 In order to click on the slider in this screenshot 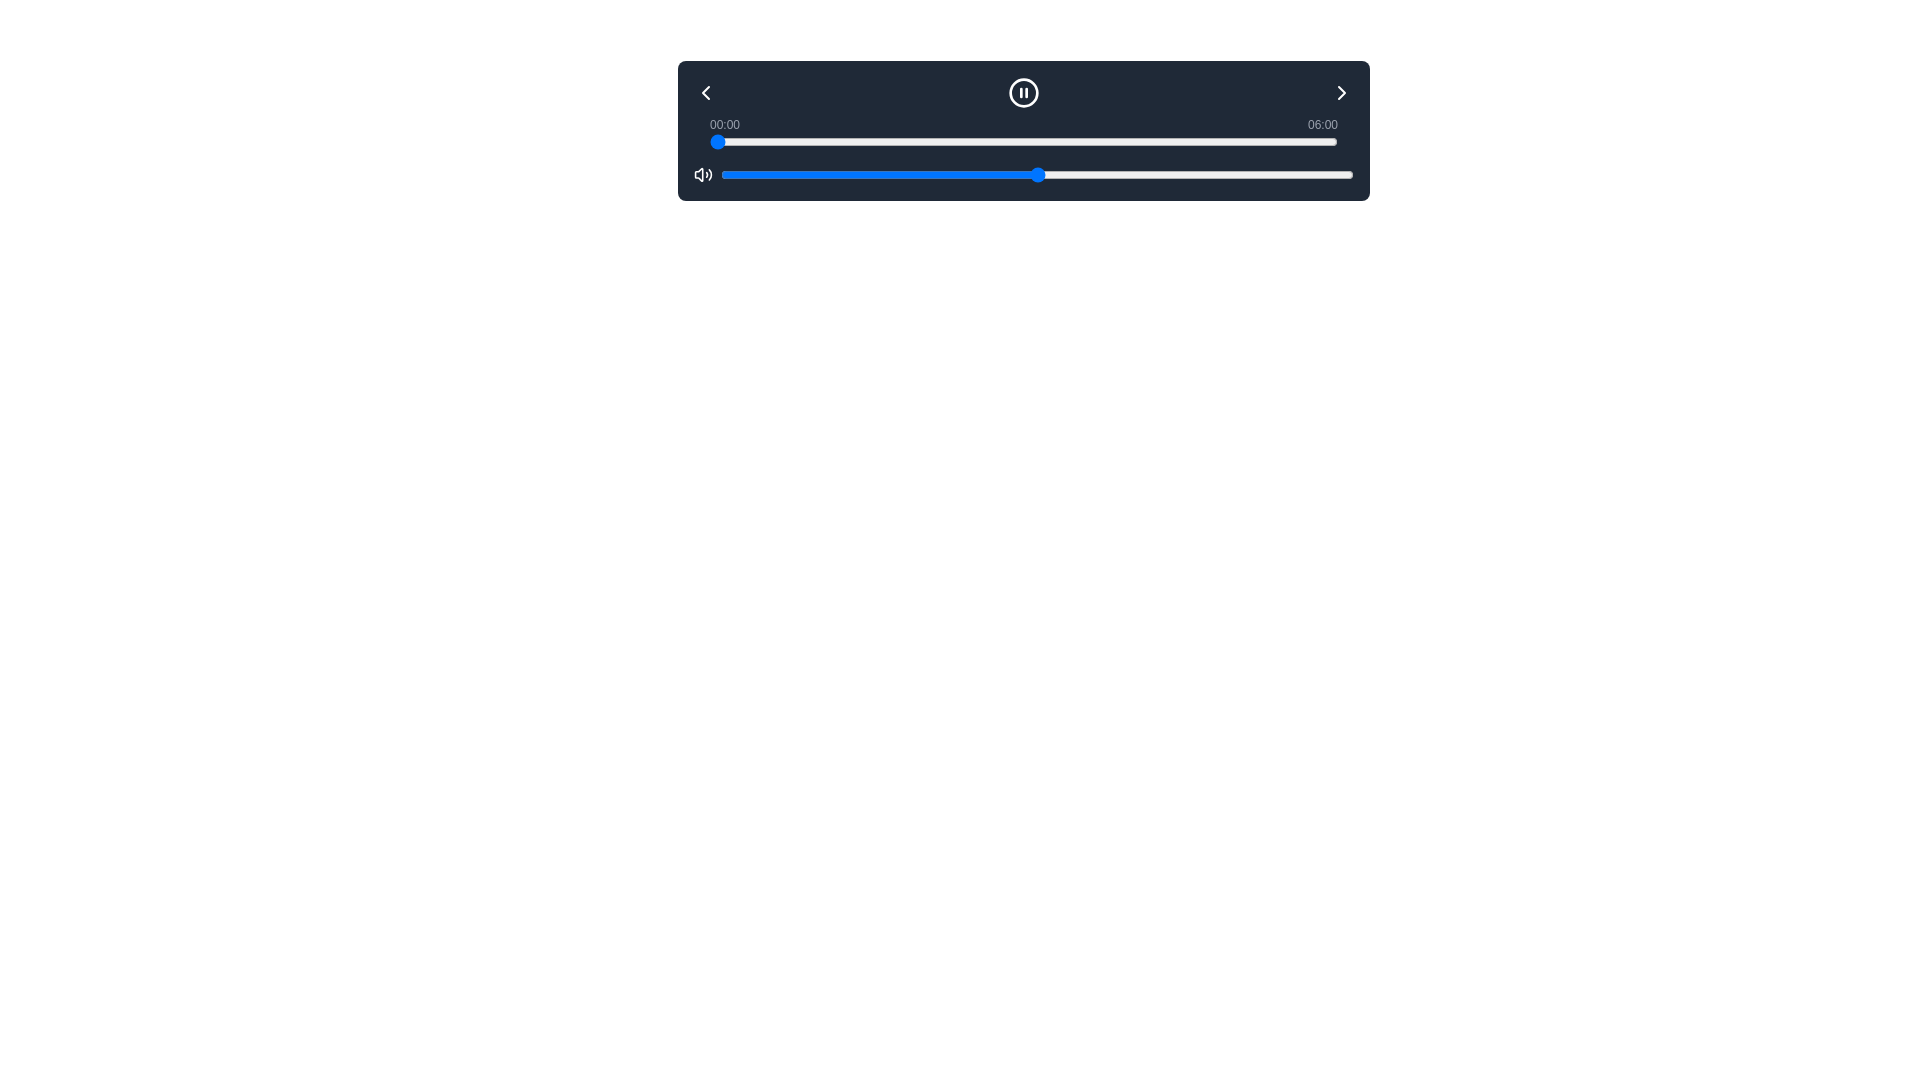, I will do `click(1309, 173)`.